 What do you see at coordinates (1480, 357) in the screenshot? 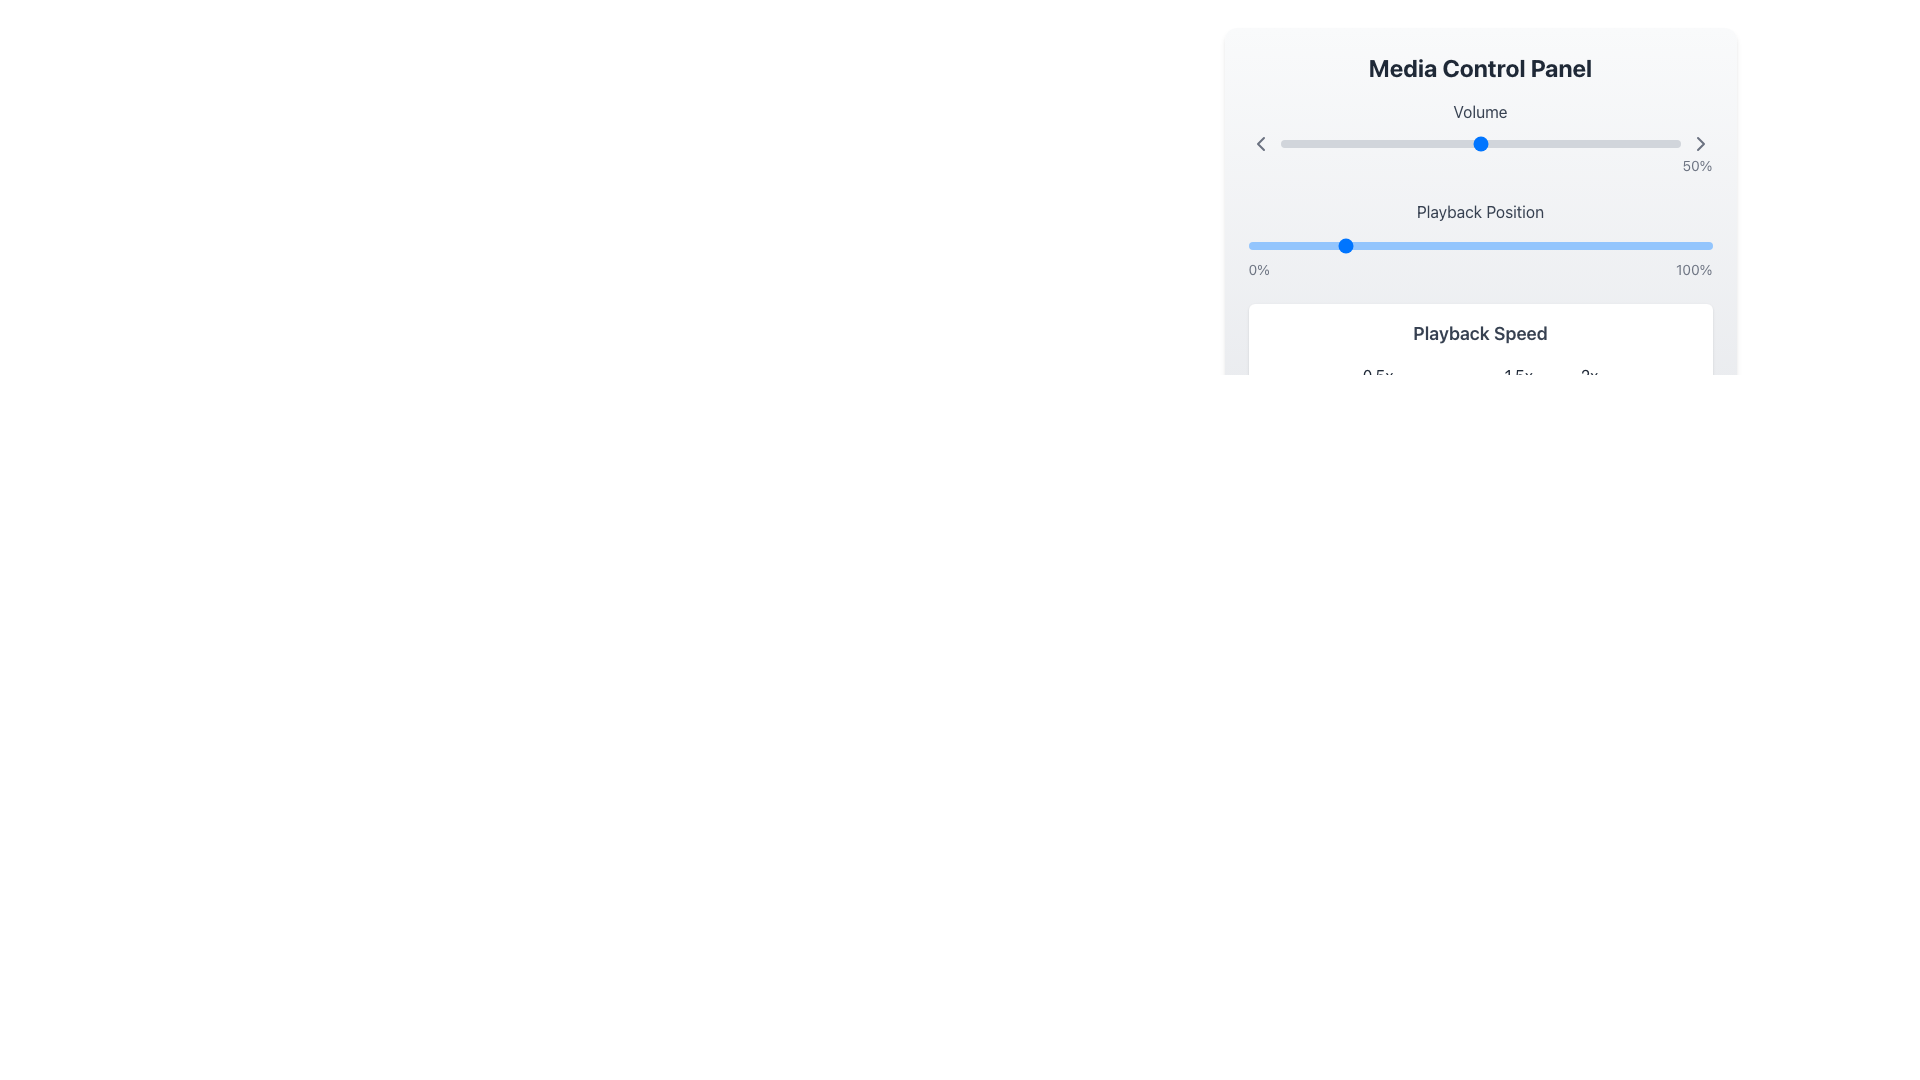
I see `the selectable speed option in the playback speed options group located in the media control panel, which is the third section from the top and is positioned below the 'Playback Position' control` at bounding box center [1480, 357].